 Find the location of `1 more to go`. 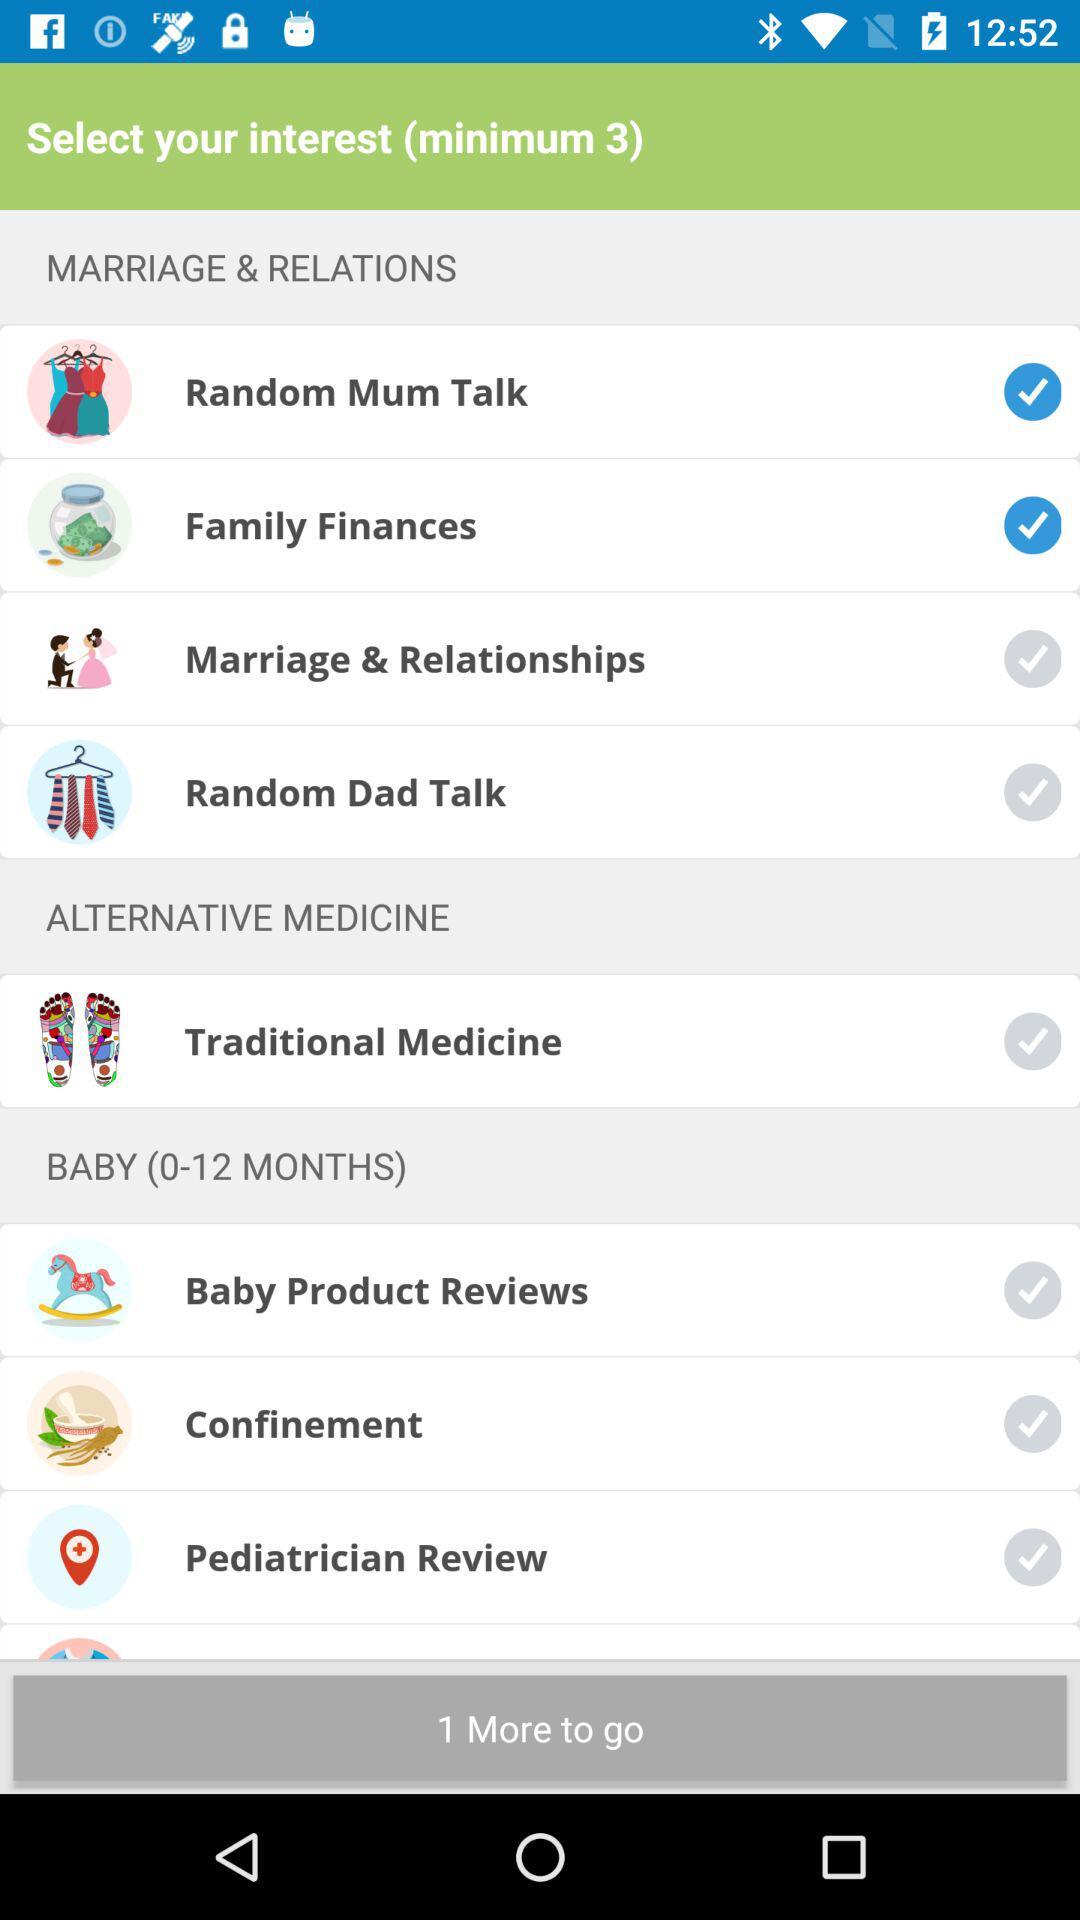

1 more to go is located at coordinates (540, 1727).